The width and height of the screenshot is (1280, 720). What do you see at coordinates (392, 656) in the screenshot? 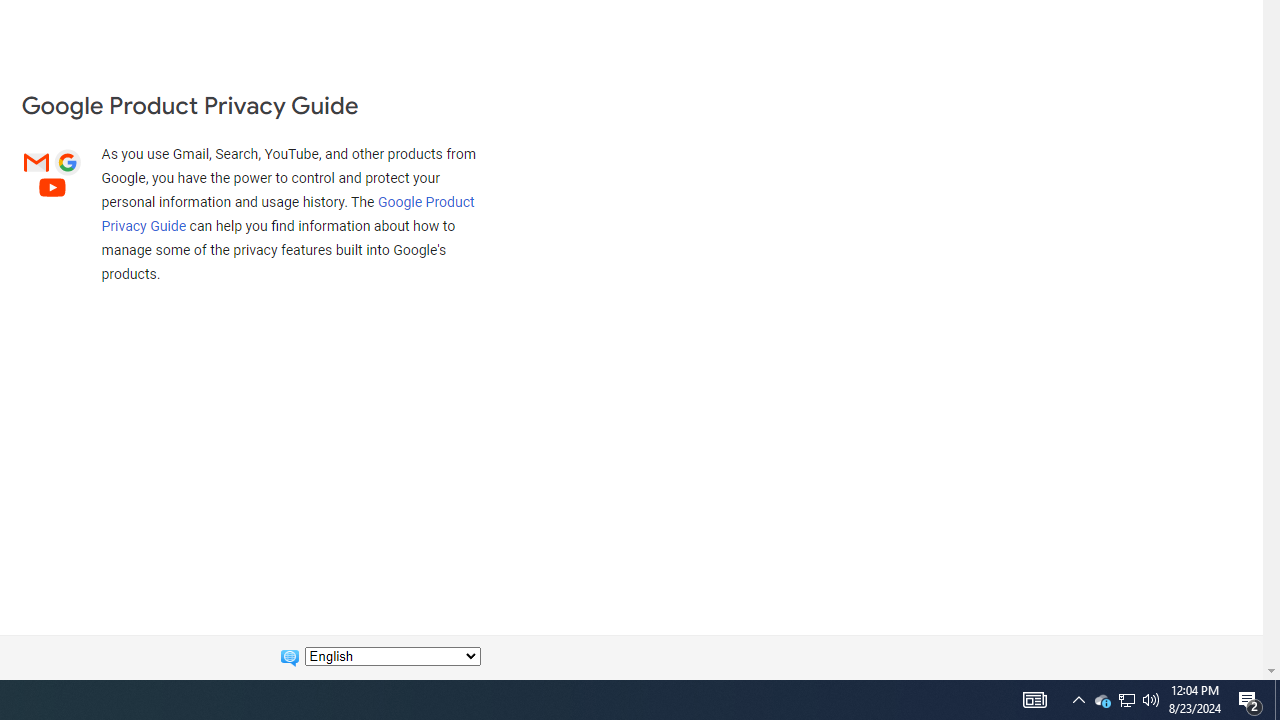
I see `'Change language:'` at bounding box center [392, 656].